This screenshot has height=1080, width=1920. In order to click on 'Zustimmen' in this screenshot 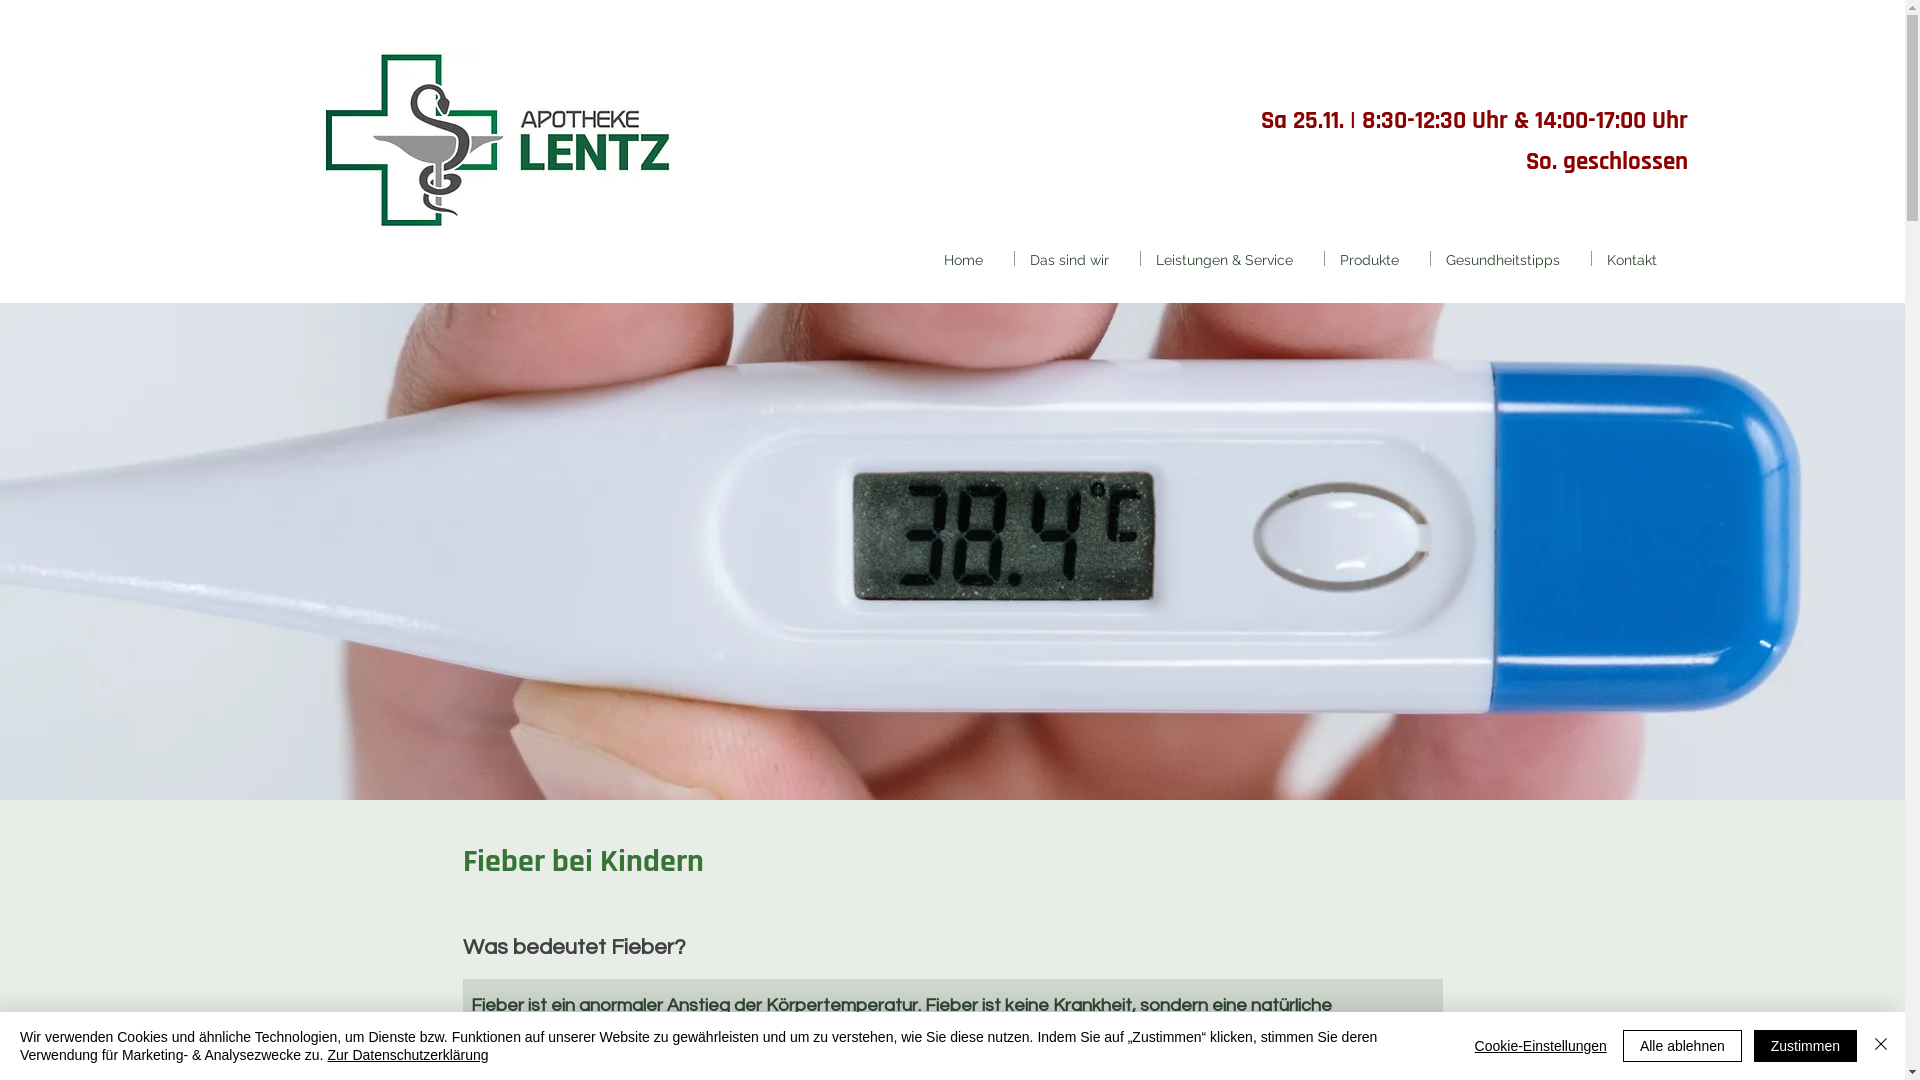, I will do `click(1805, 1044)`.